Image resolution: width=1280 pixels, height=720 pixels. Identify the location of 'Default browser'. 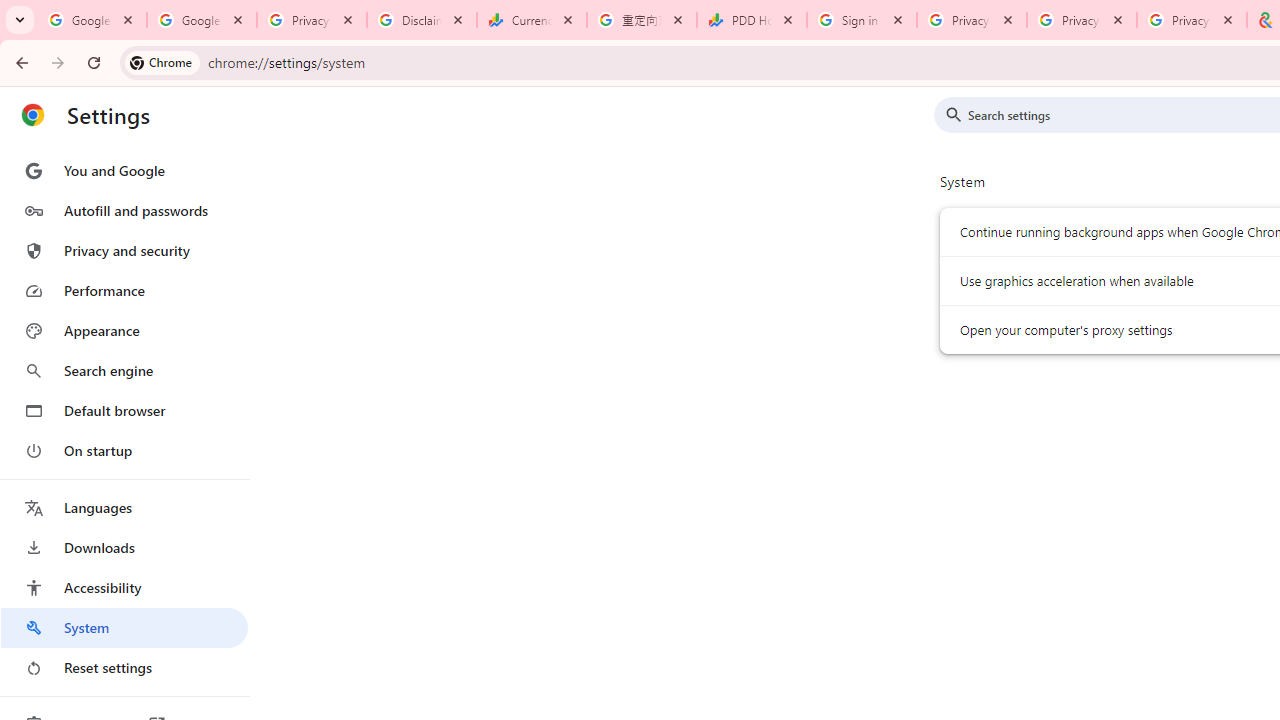
(123, 410).